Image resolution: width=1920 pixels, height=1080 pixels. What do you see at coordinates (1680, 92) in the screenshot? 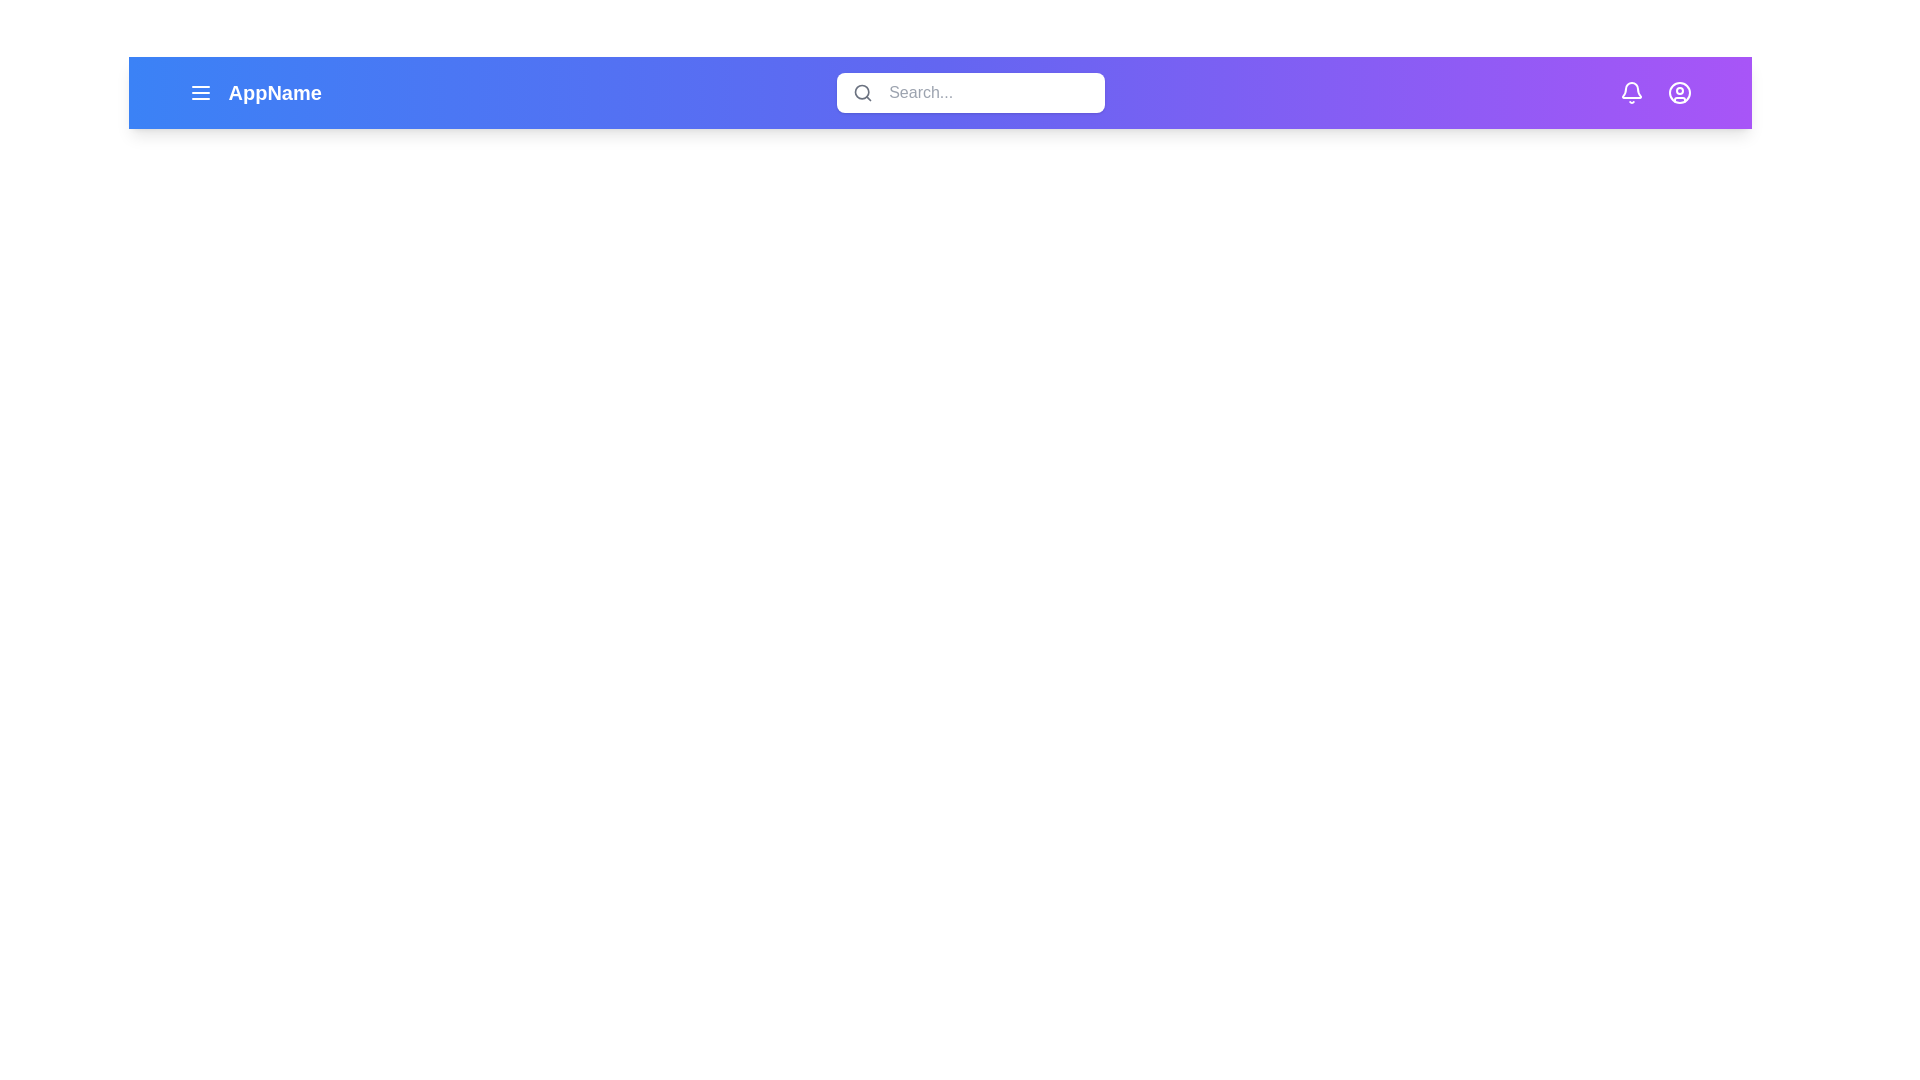
I see `the user icon to access user profile options` at bounding box center [1680, 92].